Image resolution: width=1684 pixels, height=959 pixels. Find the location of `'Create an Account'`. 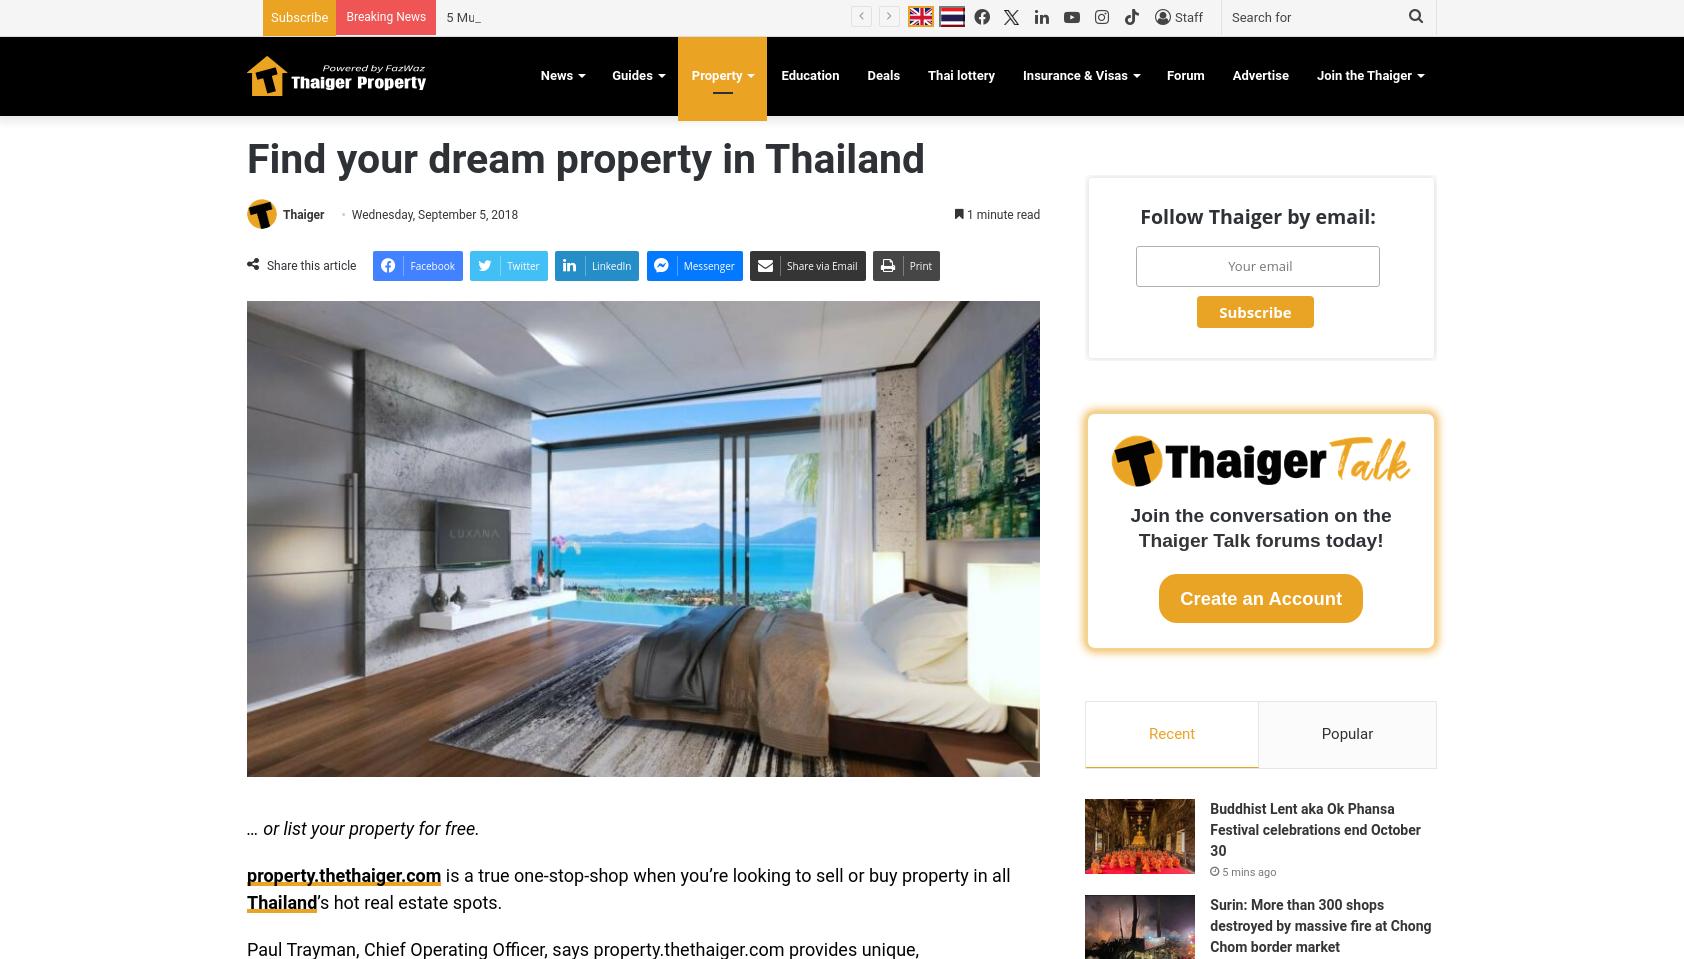

'Create an Account' is located at coordinates (1260, 597).